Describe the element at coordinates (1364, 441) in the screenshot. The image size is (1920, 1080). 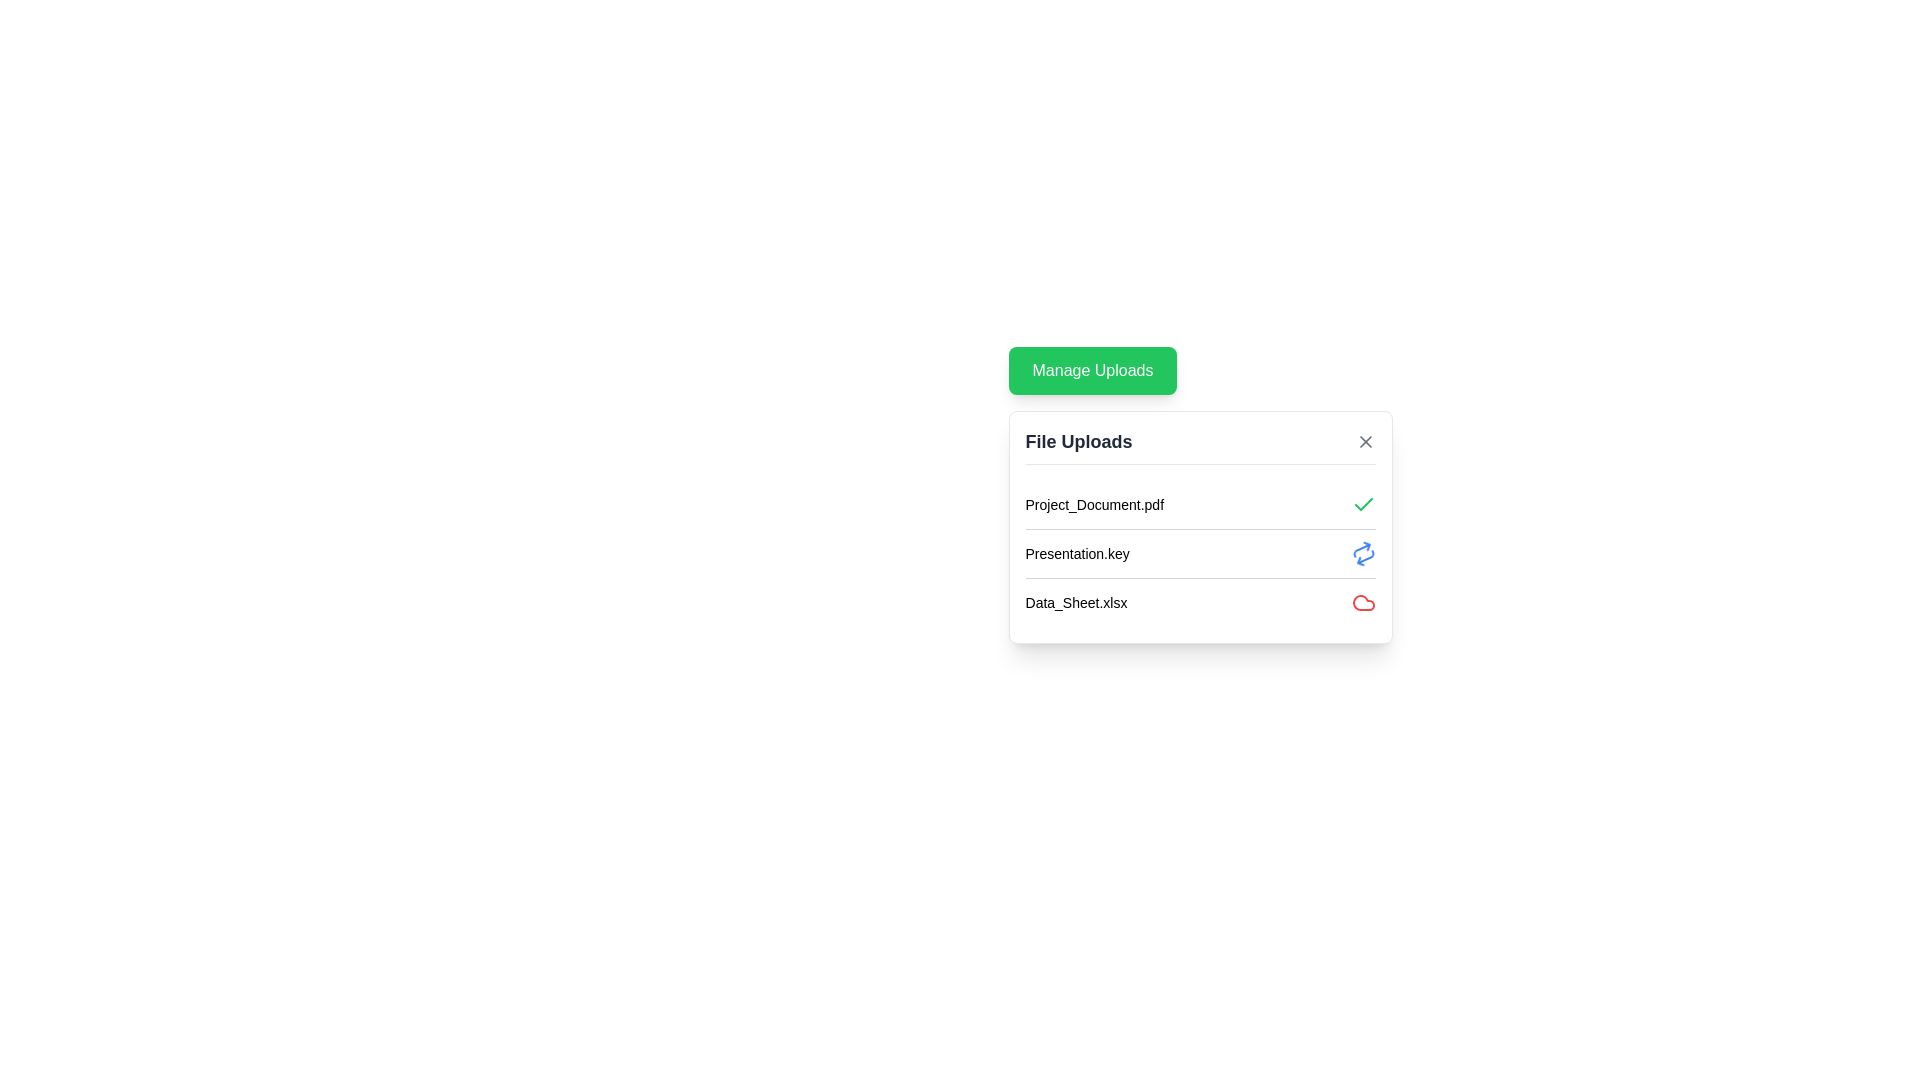
I see `the small 'X' icon button located in the header section of the 'File Uploads' card` at that location.